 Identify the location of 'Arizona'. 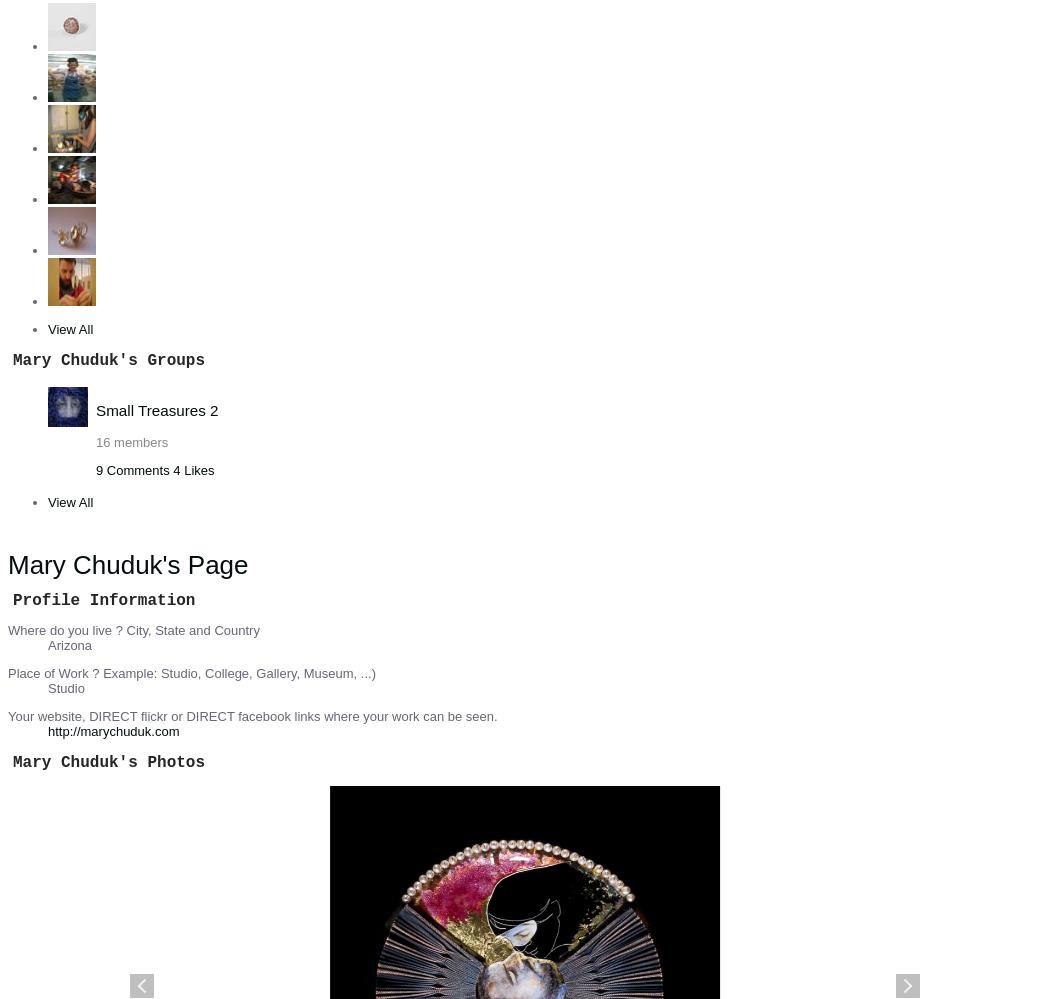
(69, 644).